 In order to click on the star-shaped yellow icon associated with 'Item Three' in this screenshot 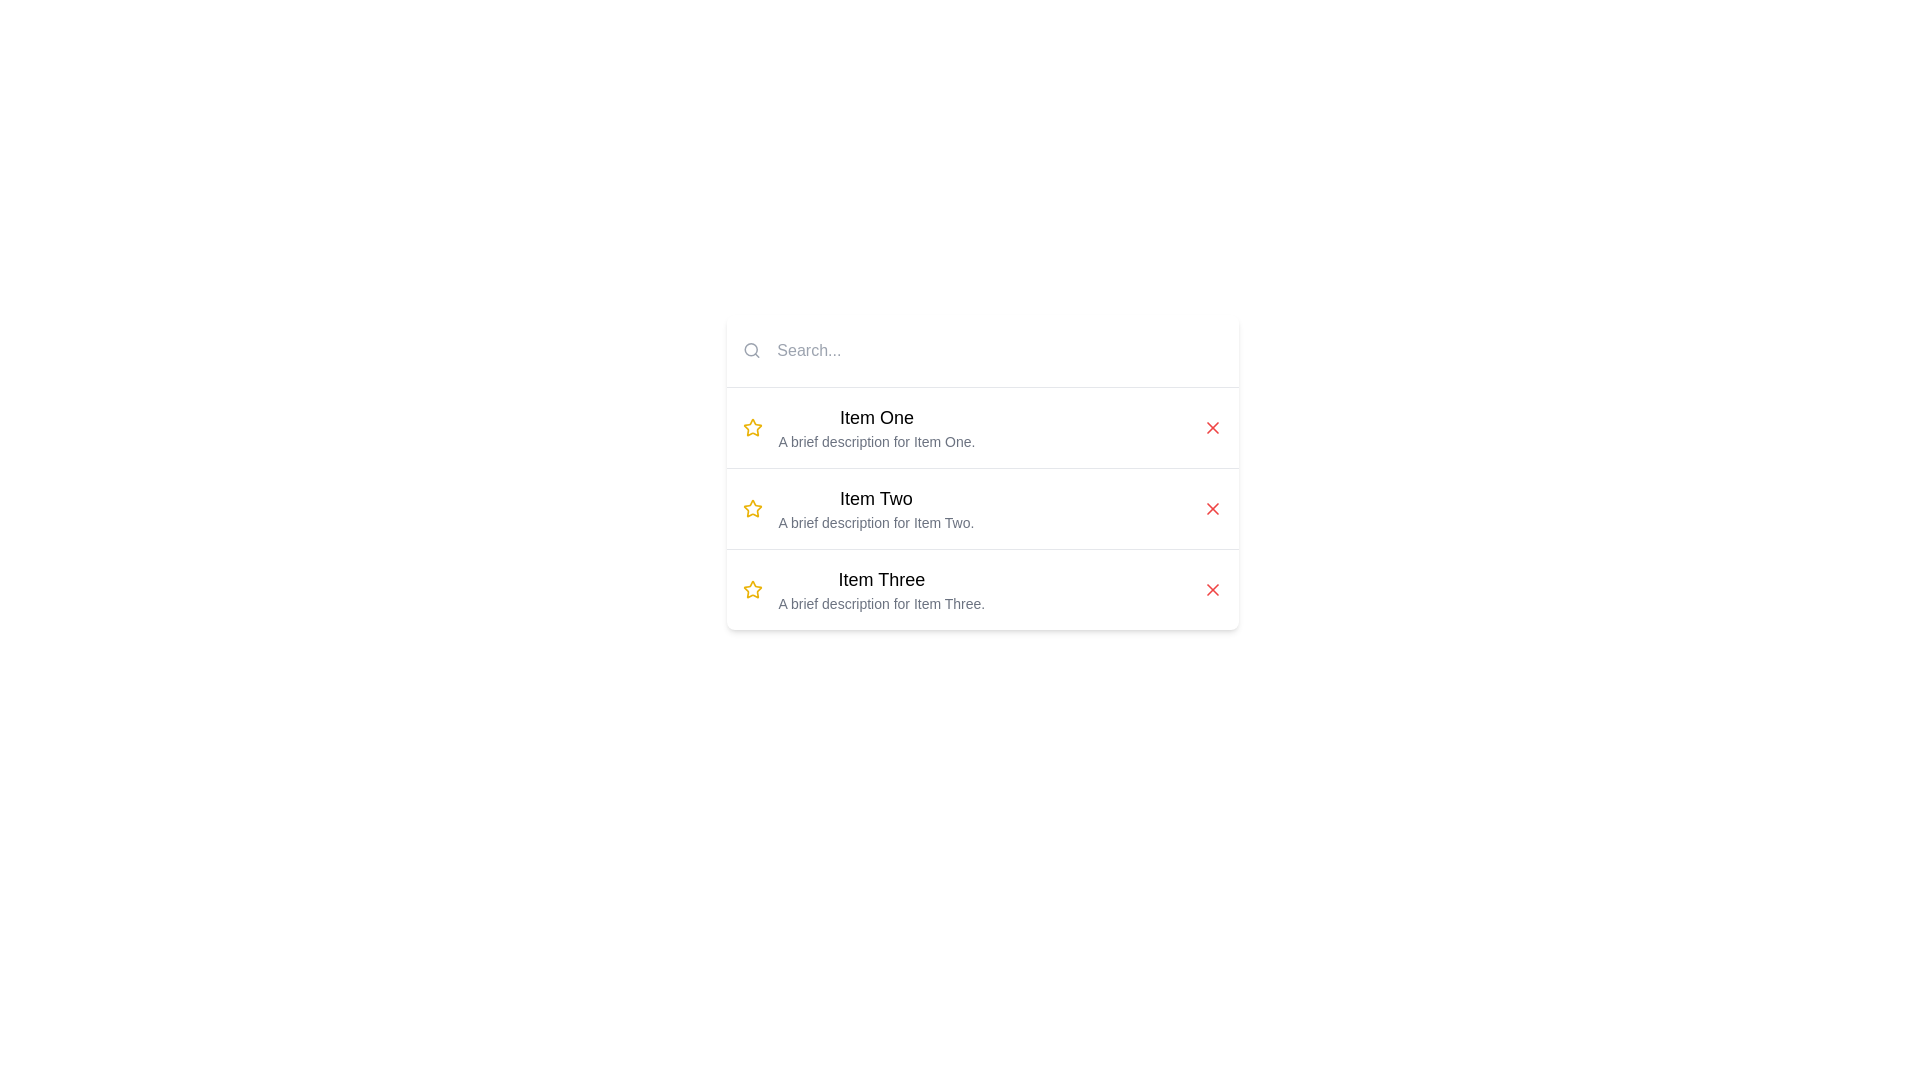, I will do `click(751, 589)`.